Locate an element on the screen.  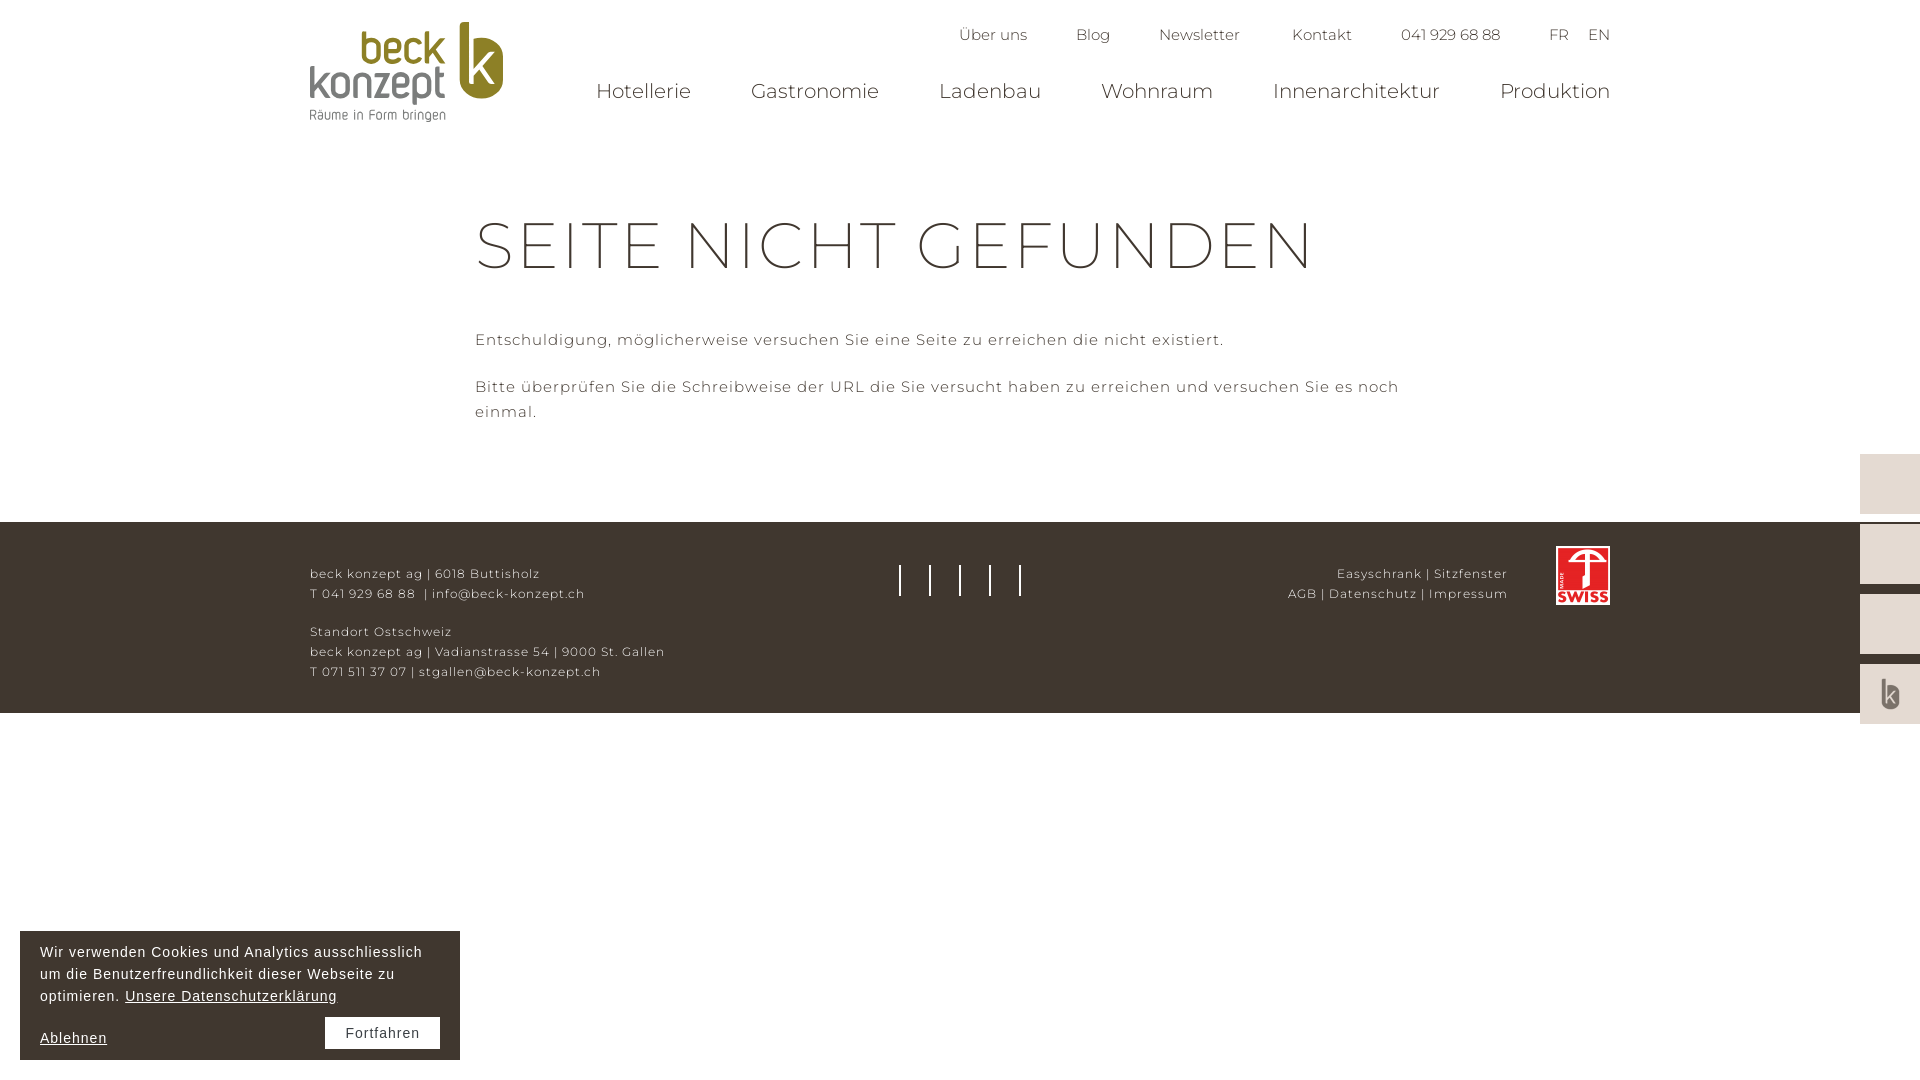
'Facebook' is located at coordinates (929, 584).